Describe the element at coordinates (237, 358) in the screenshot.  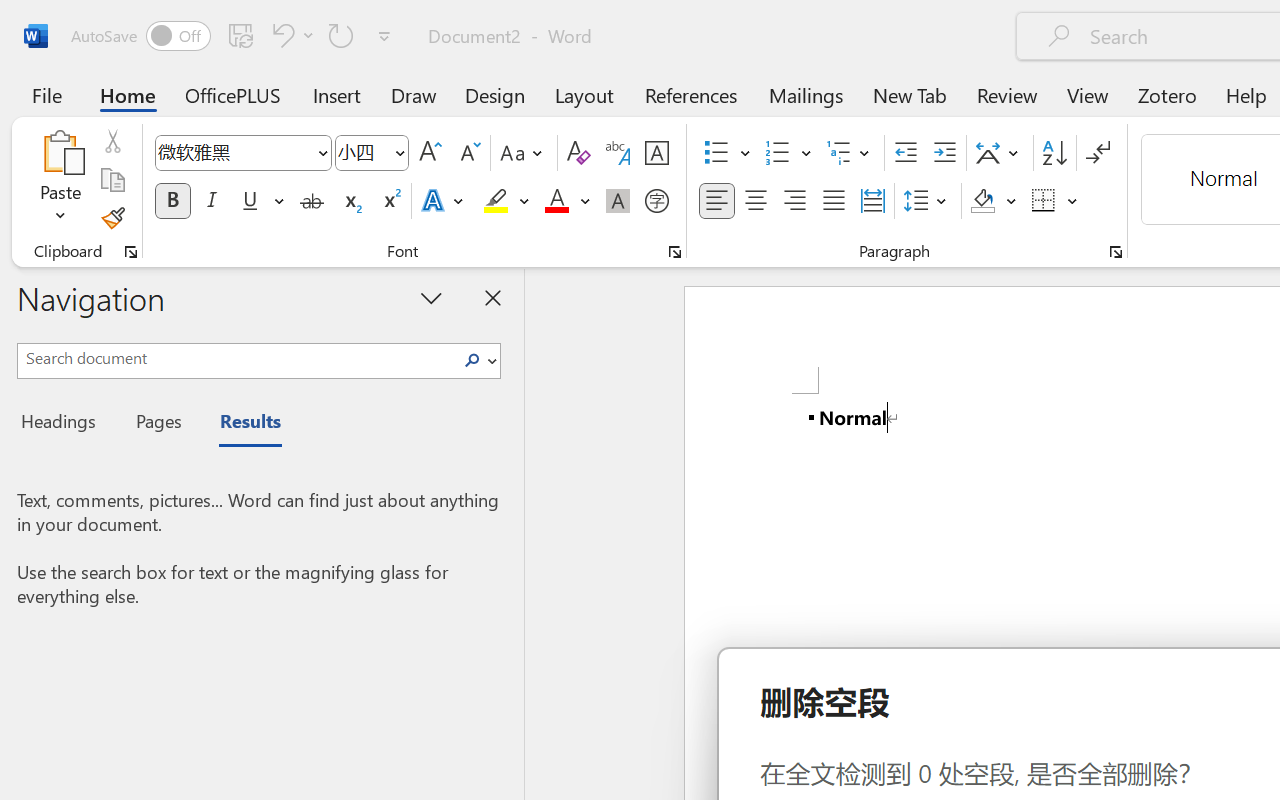
I see `'Search document'` at that location.